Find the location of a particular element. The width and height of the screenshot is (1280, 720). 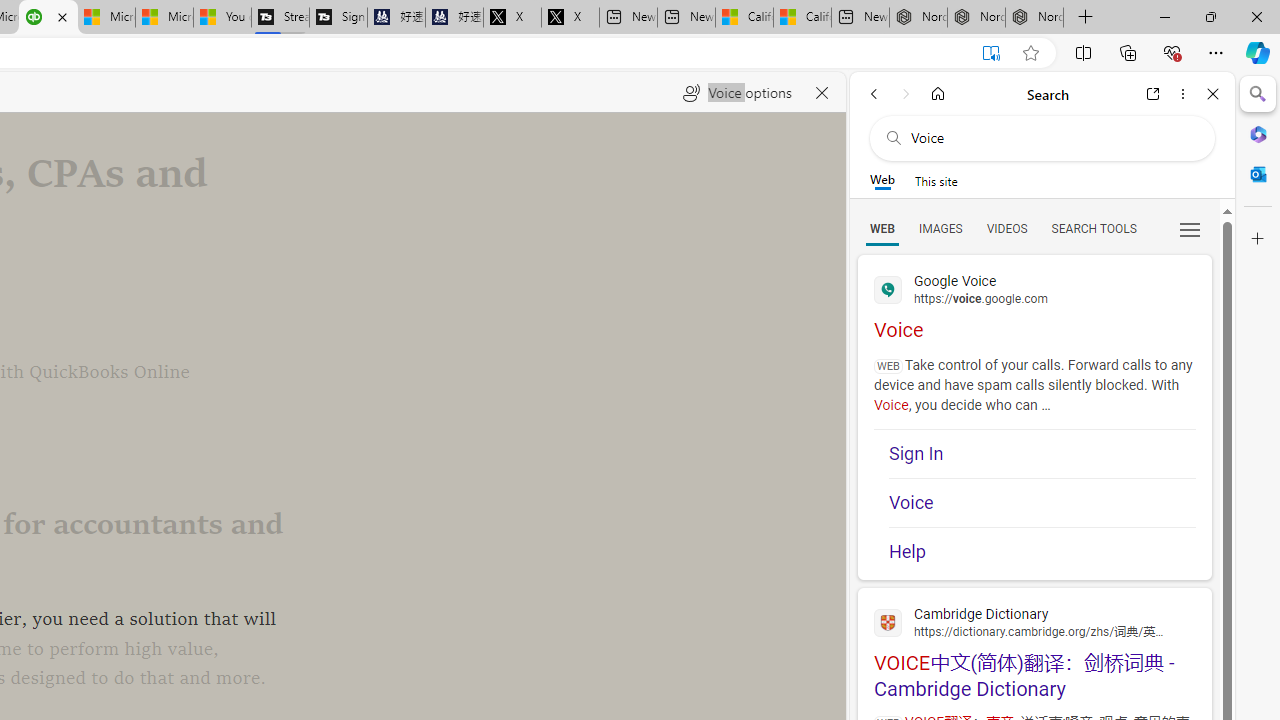

'IMAGES' is located at coordinates (939, 227).